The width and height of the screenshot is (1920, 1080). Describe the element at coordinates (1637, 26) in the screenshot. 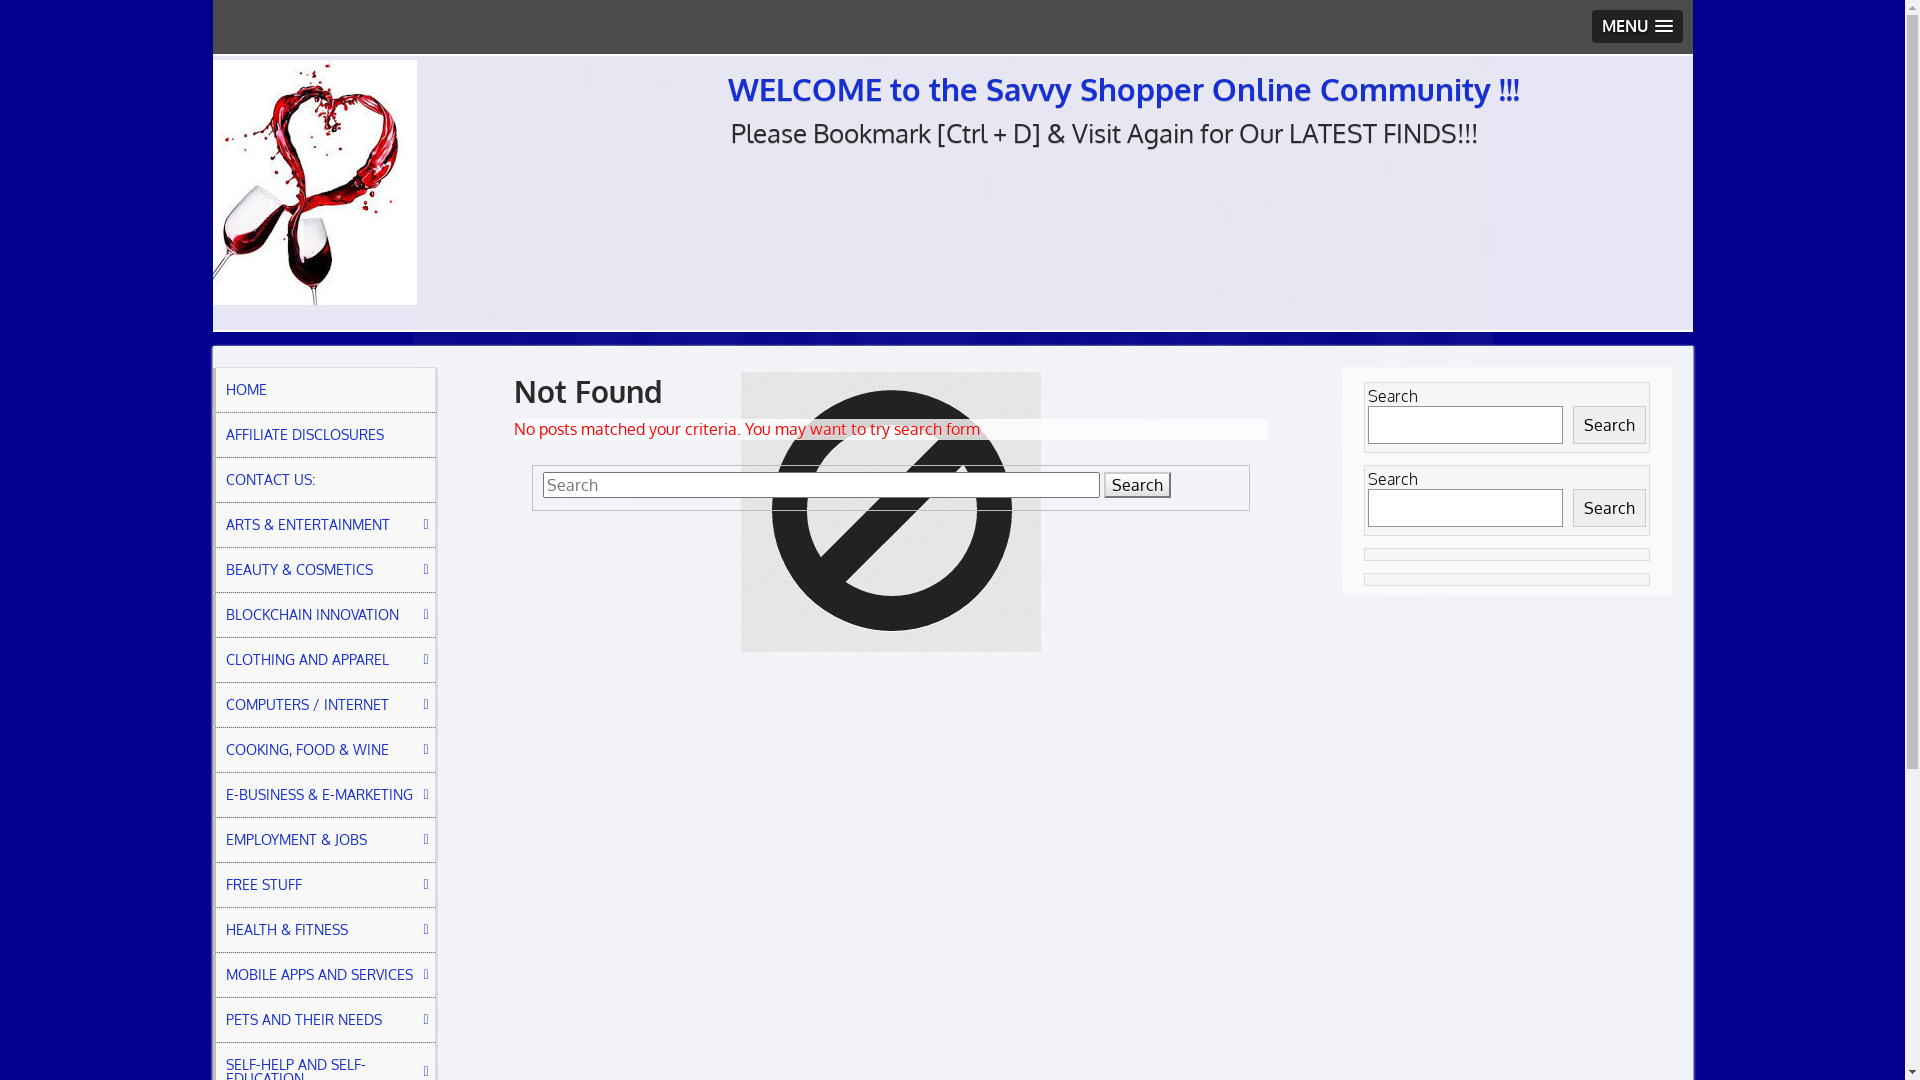

I see `'MENU'` at that location.